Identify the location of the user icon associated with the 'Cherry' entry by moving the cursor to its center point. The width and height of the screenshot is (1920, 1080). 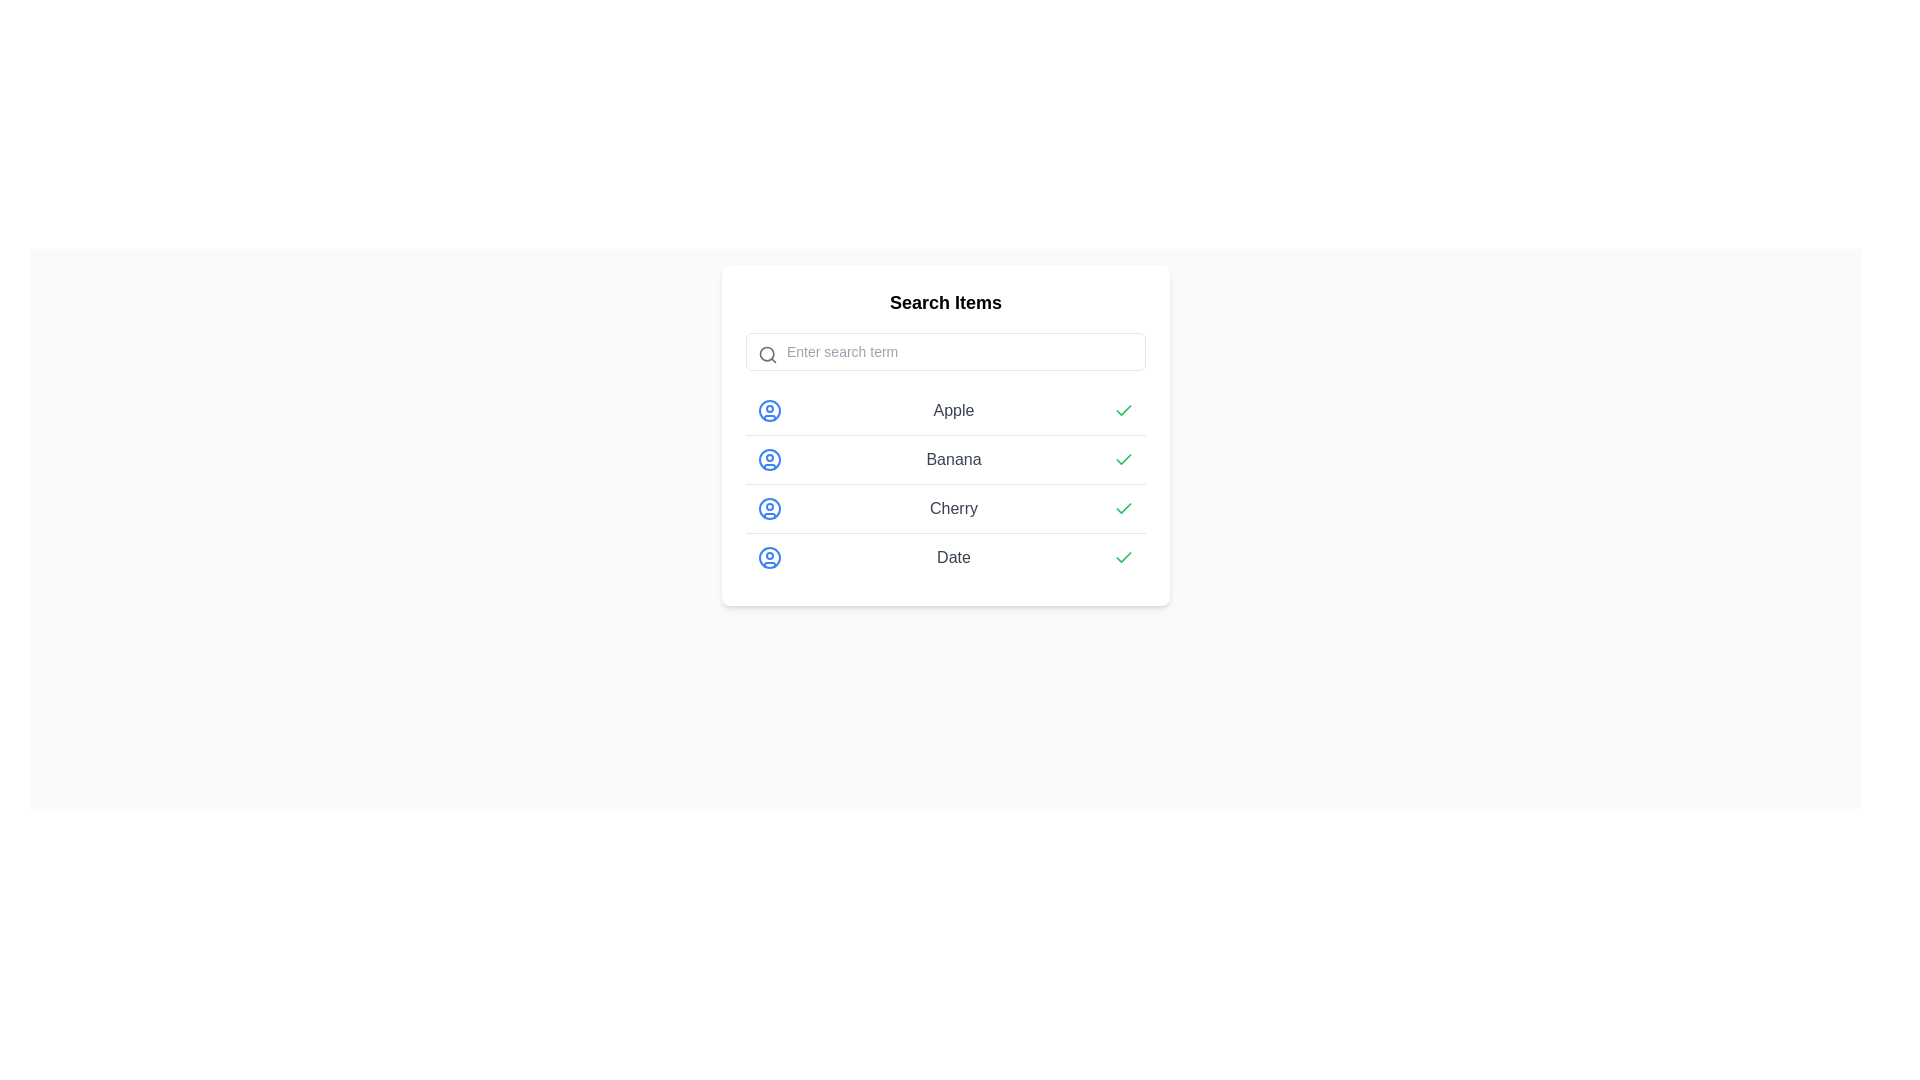
(768, 508).